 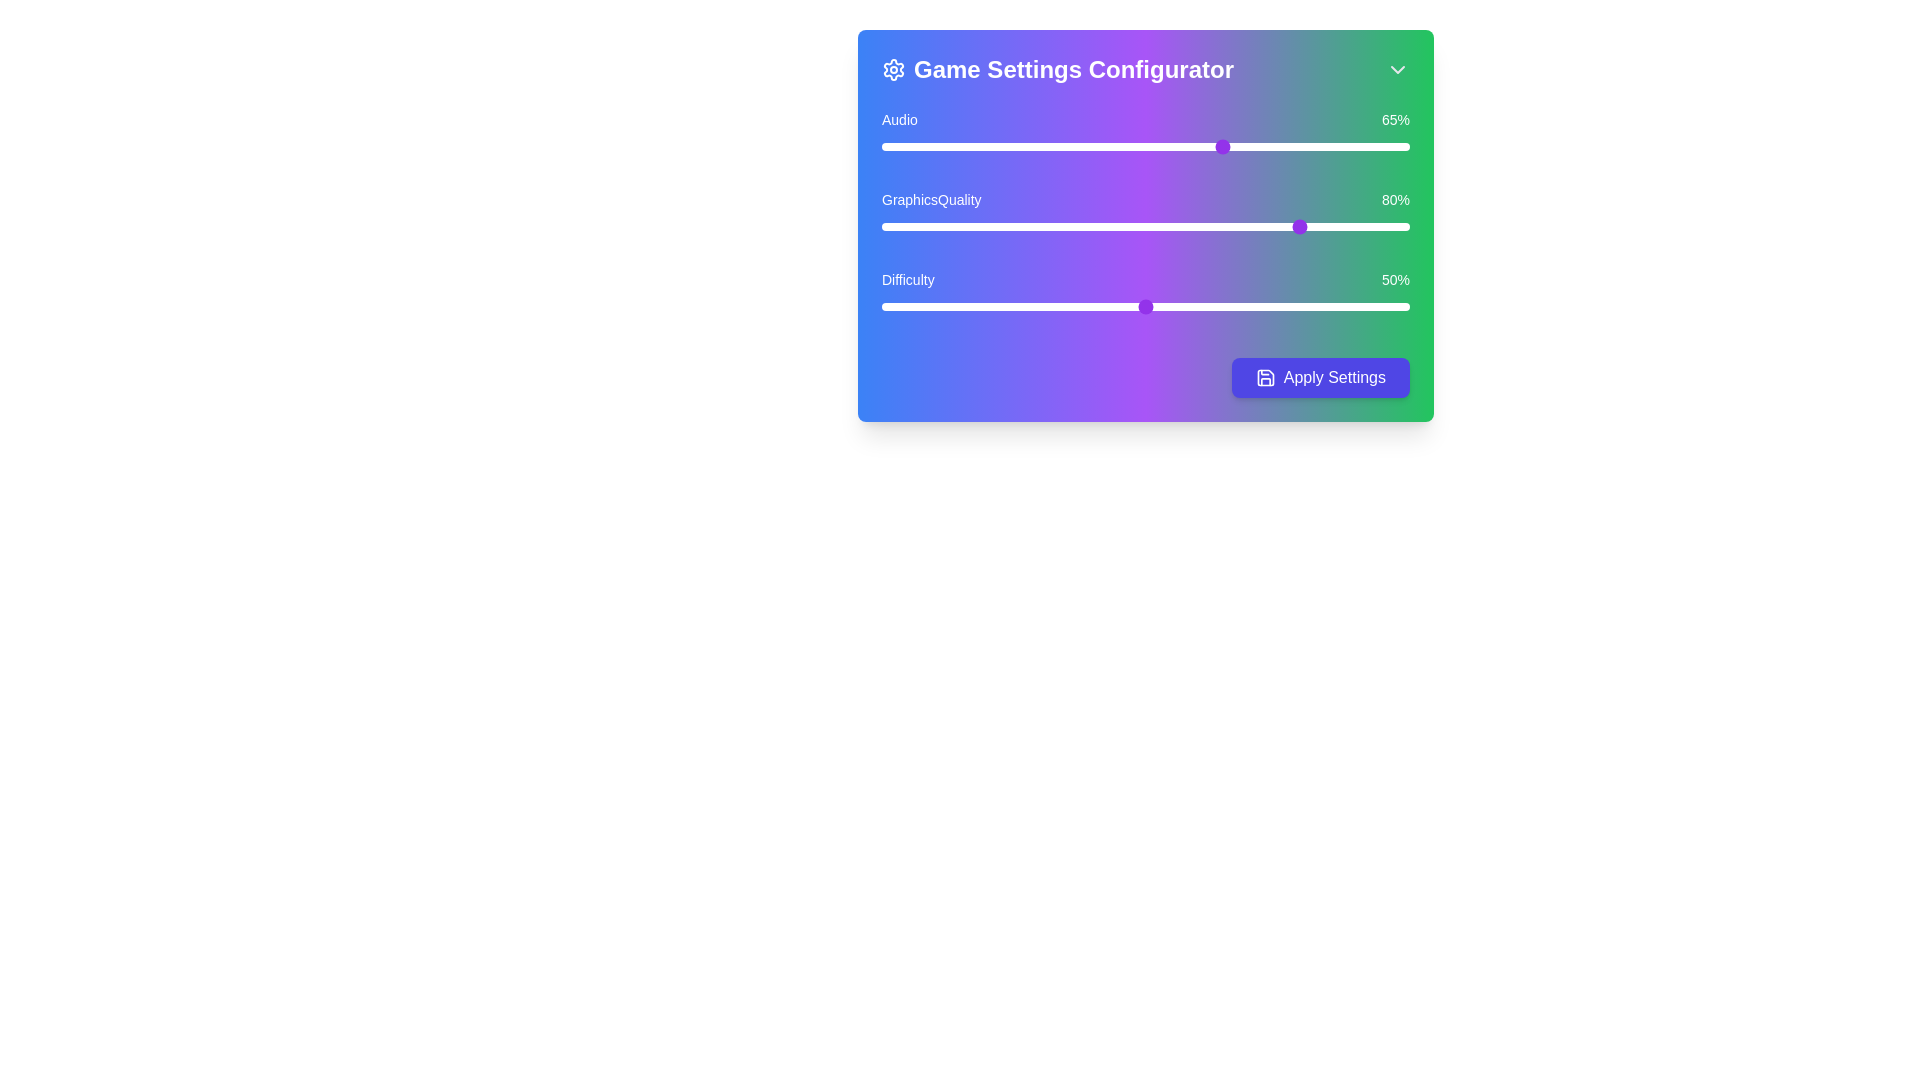 What do you see at coordinates (933, 145) in the screenshot?
I see `the audio slider` at bounding box center [933, 145].